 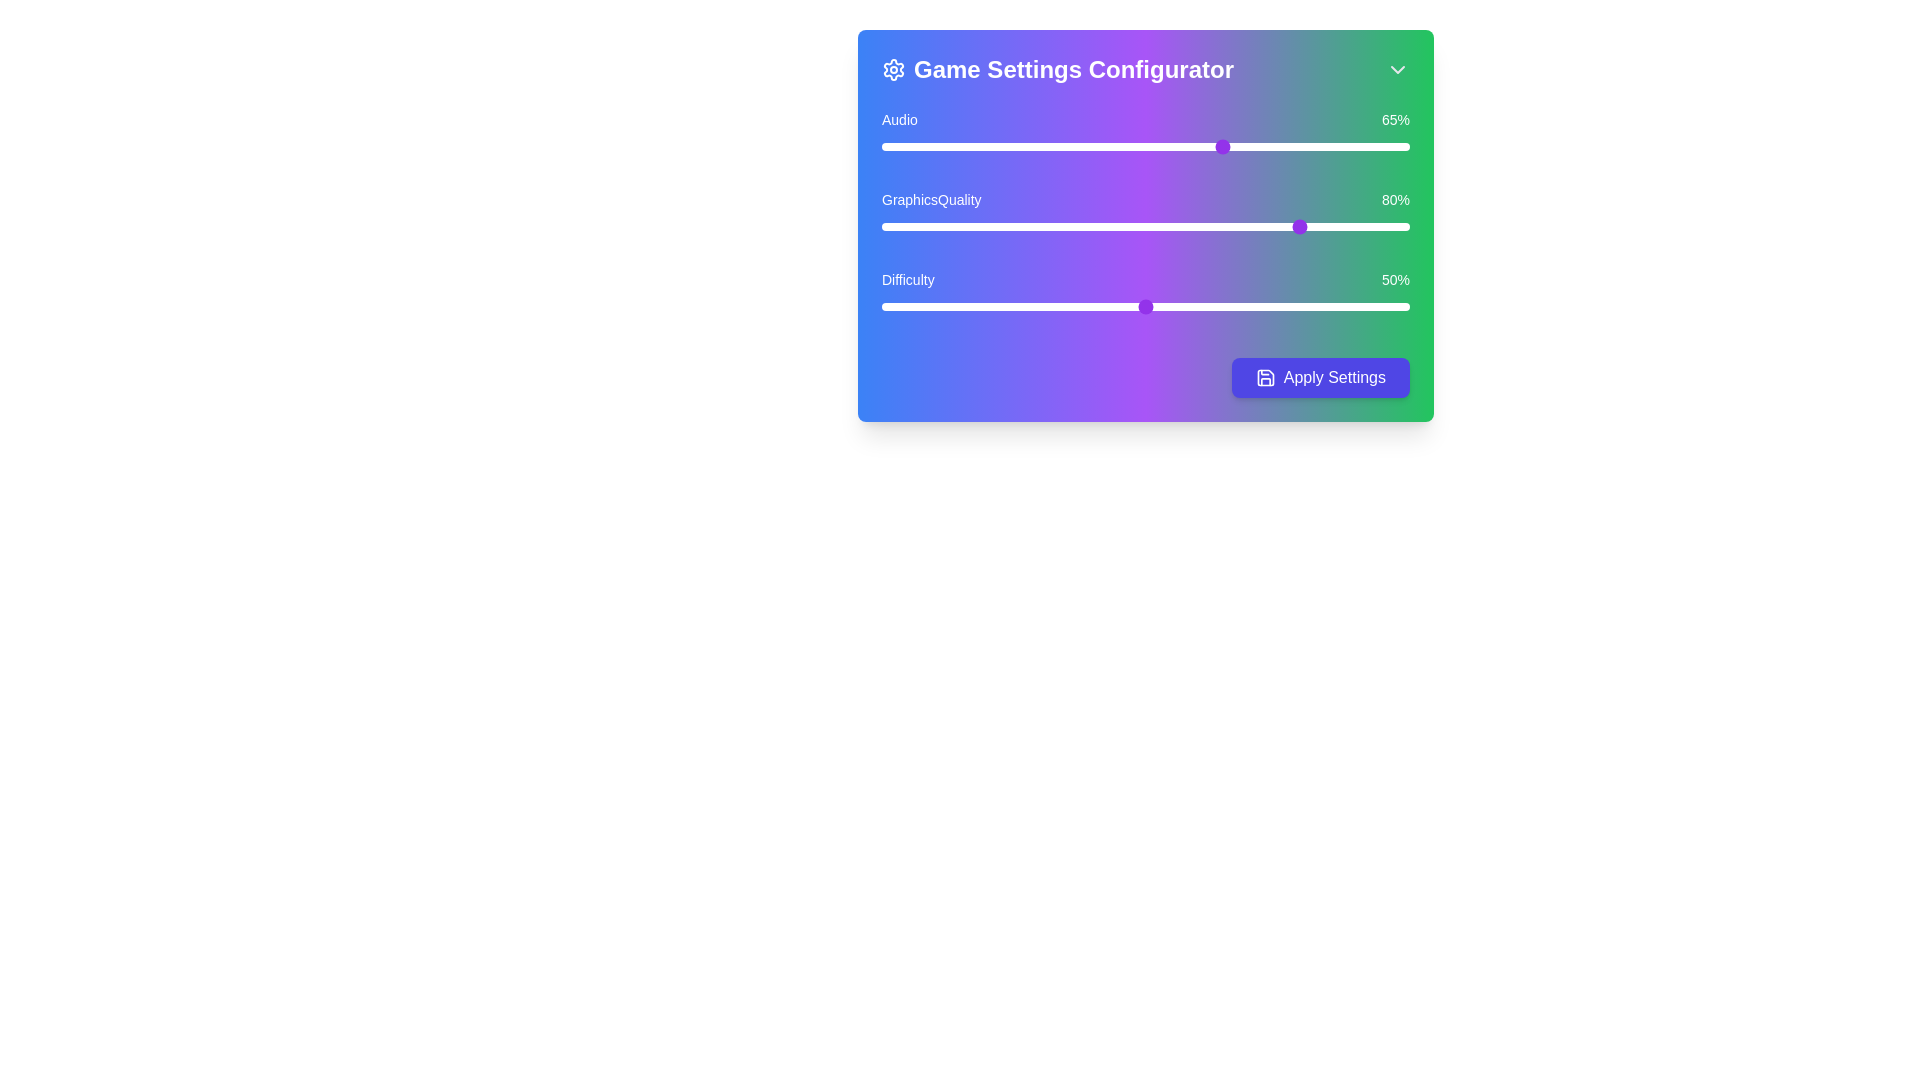 What do you see at coordinates (933, 145) in the screenshot?
I see `the audio slider` at bounding box center [933, 145].